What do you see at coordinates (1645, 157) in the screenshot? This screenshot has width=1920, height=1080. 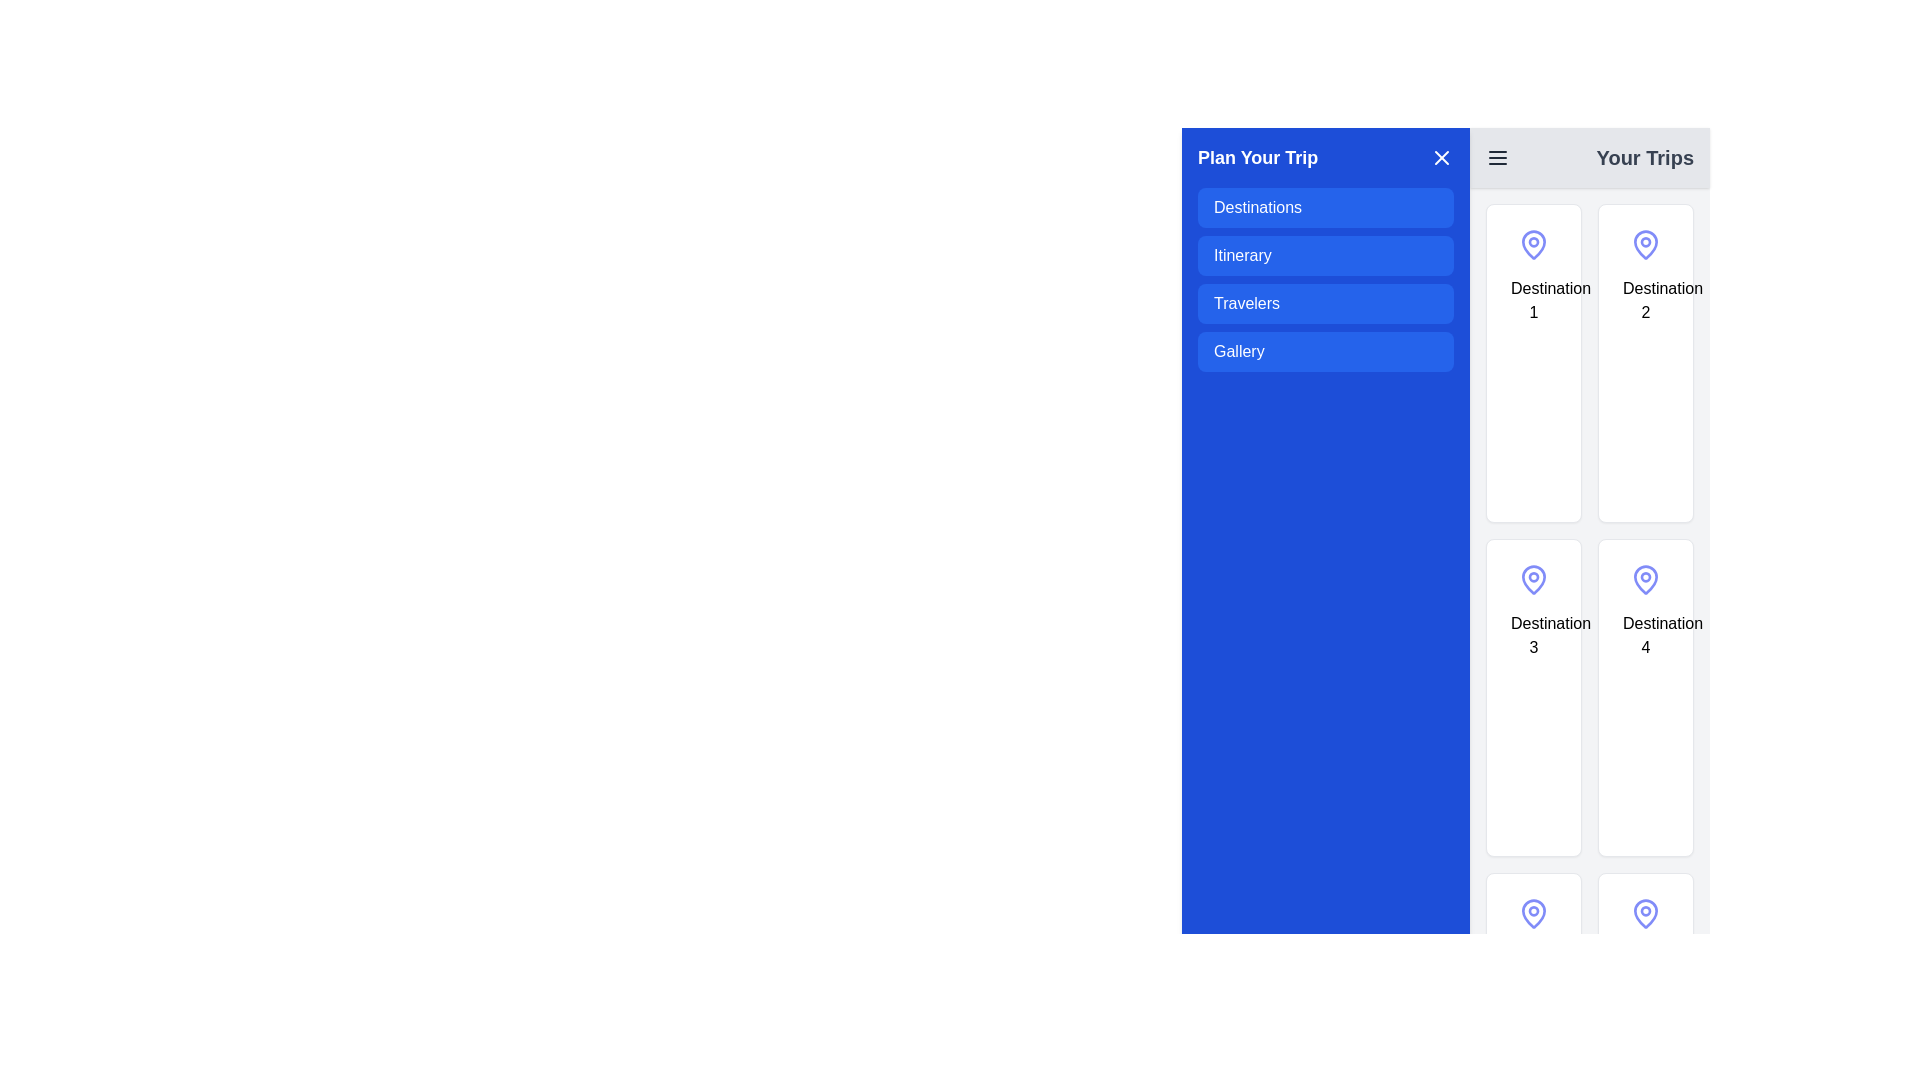 I see `the 'Your Trips' label, which is a bold text label located in the upper right section of a toolbar with a light gray background` at bounding box center [1645, 157].